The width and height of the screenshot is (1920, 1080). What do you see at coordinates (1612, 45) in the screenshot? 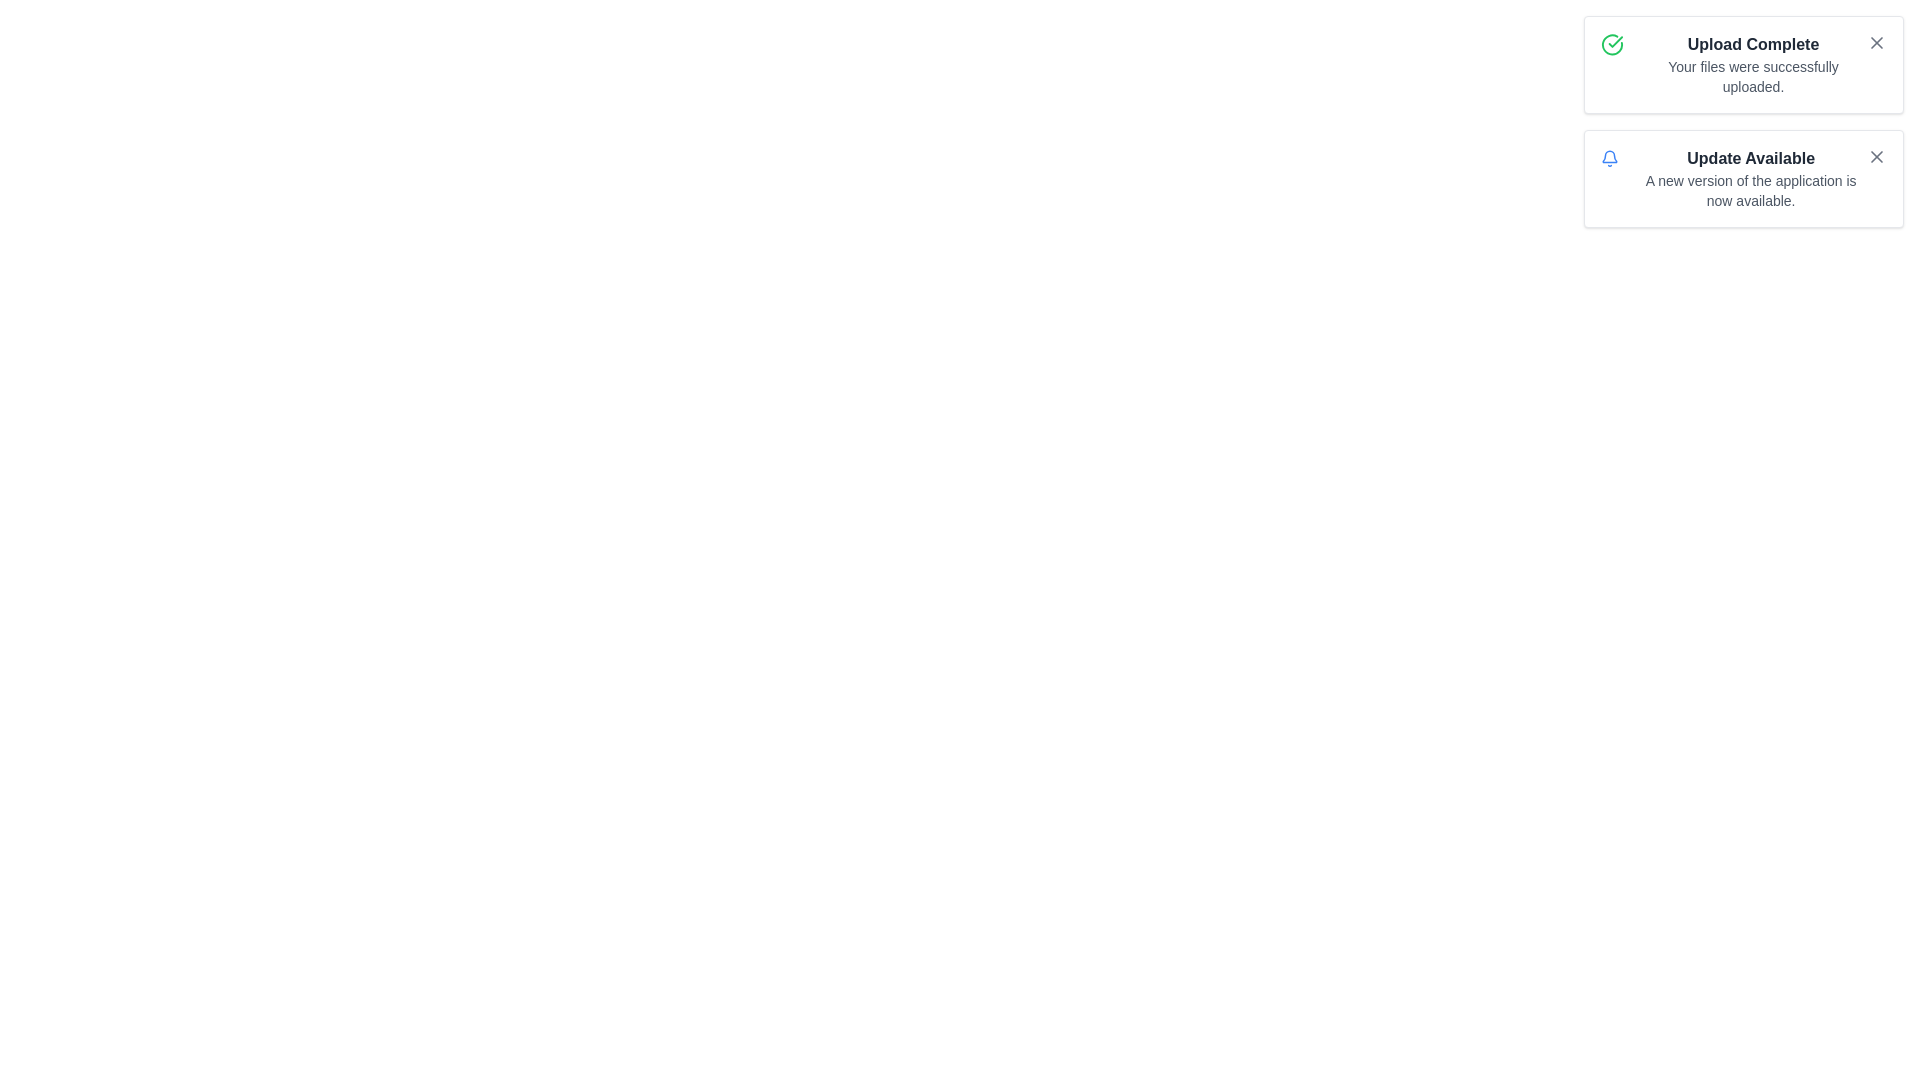
I see `the green circular checkmark icon located at the top-left corner of the 'Upload Complete' notification box` at bounding box center [1612, 45].